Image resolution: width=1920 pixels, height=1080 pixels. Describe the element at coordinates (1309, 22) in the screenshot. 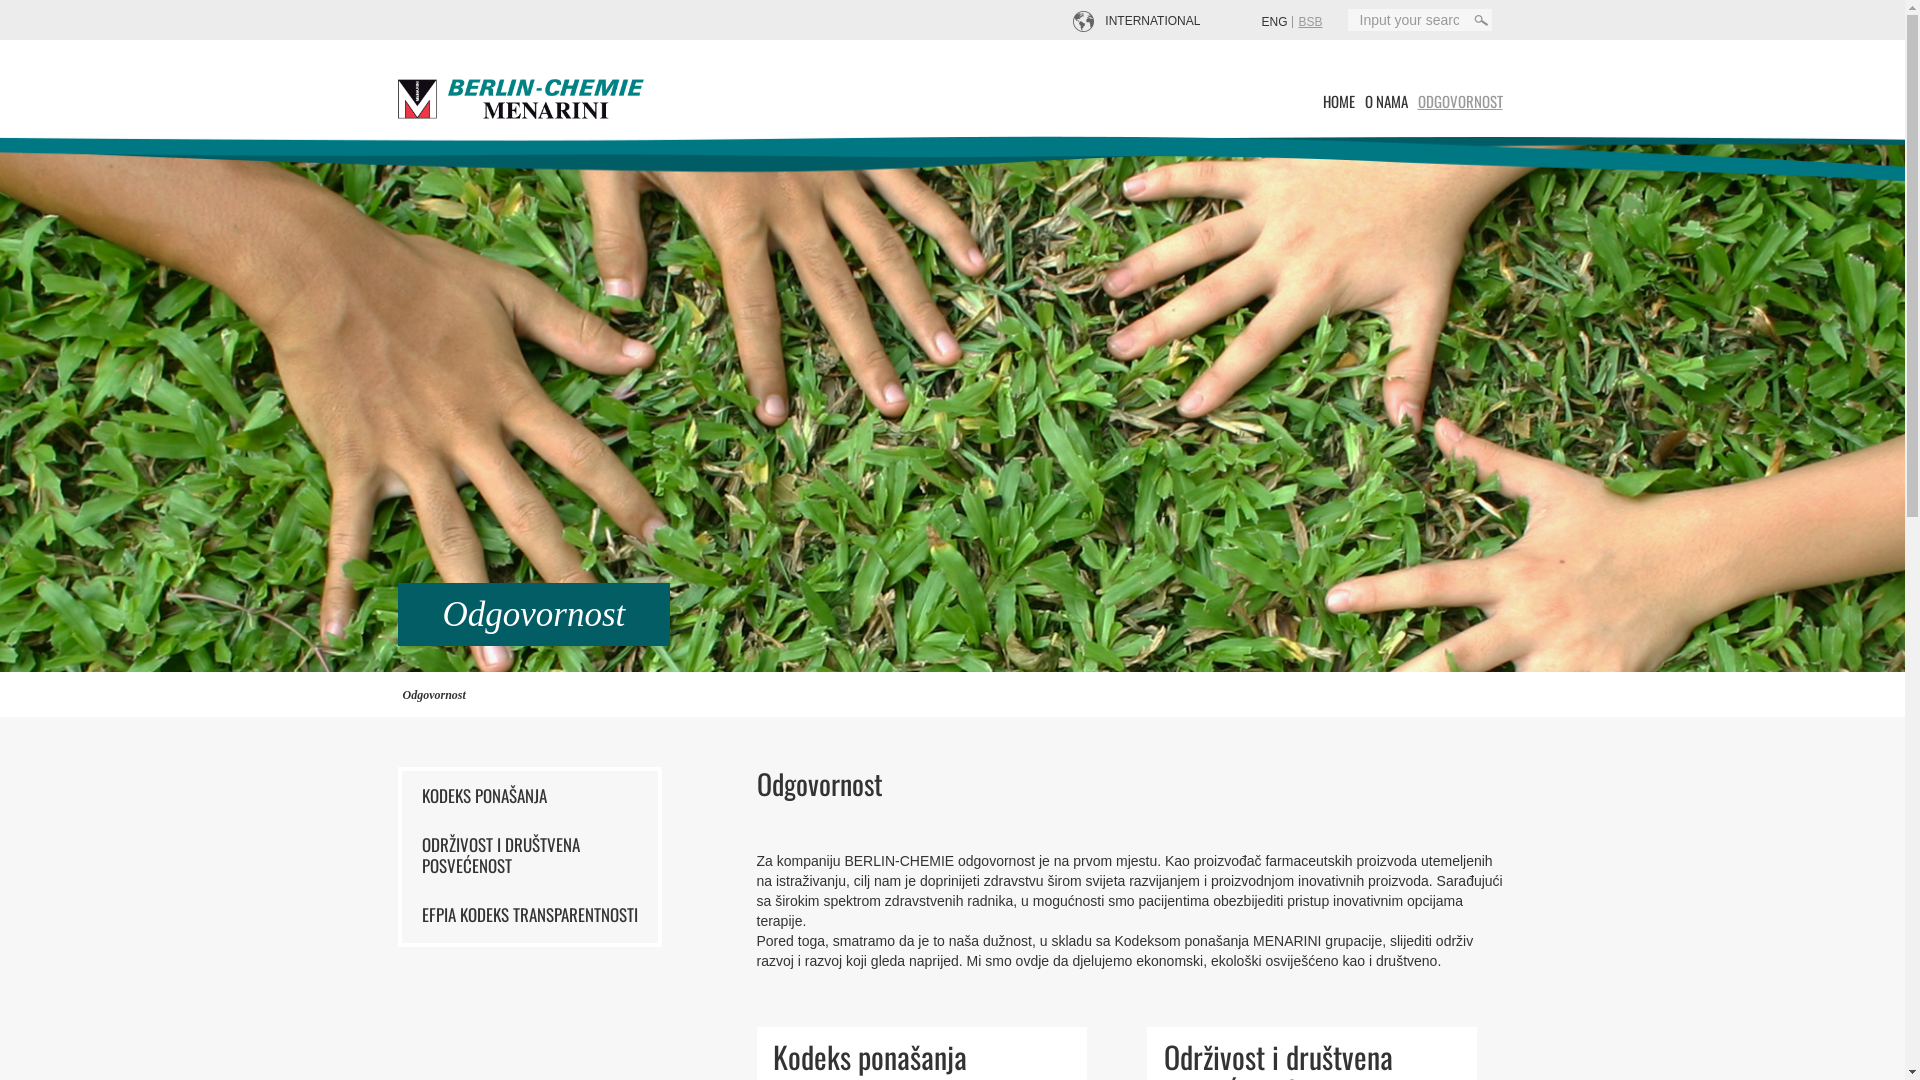

I see `'BSB'` at that location.